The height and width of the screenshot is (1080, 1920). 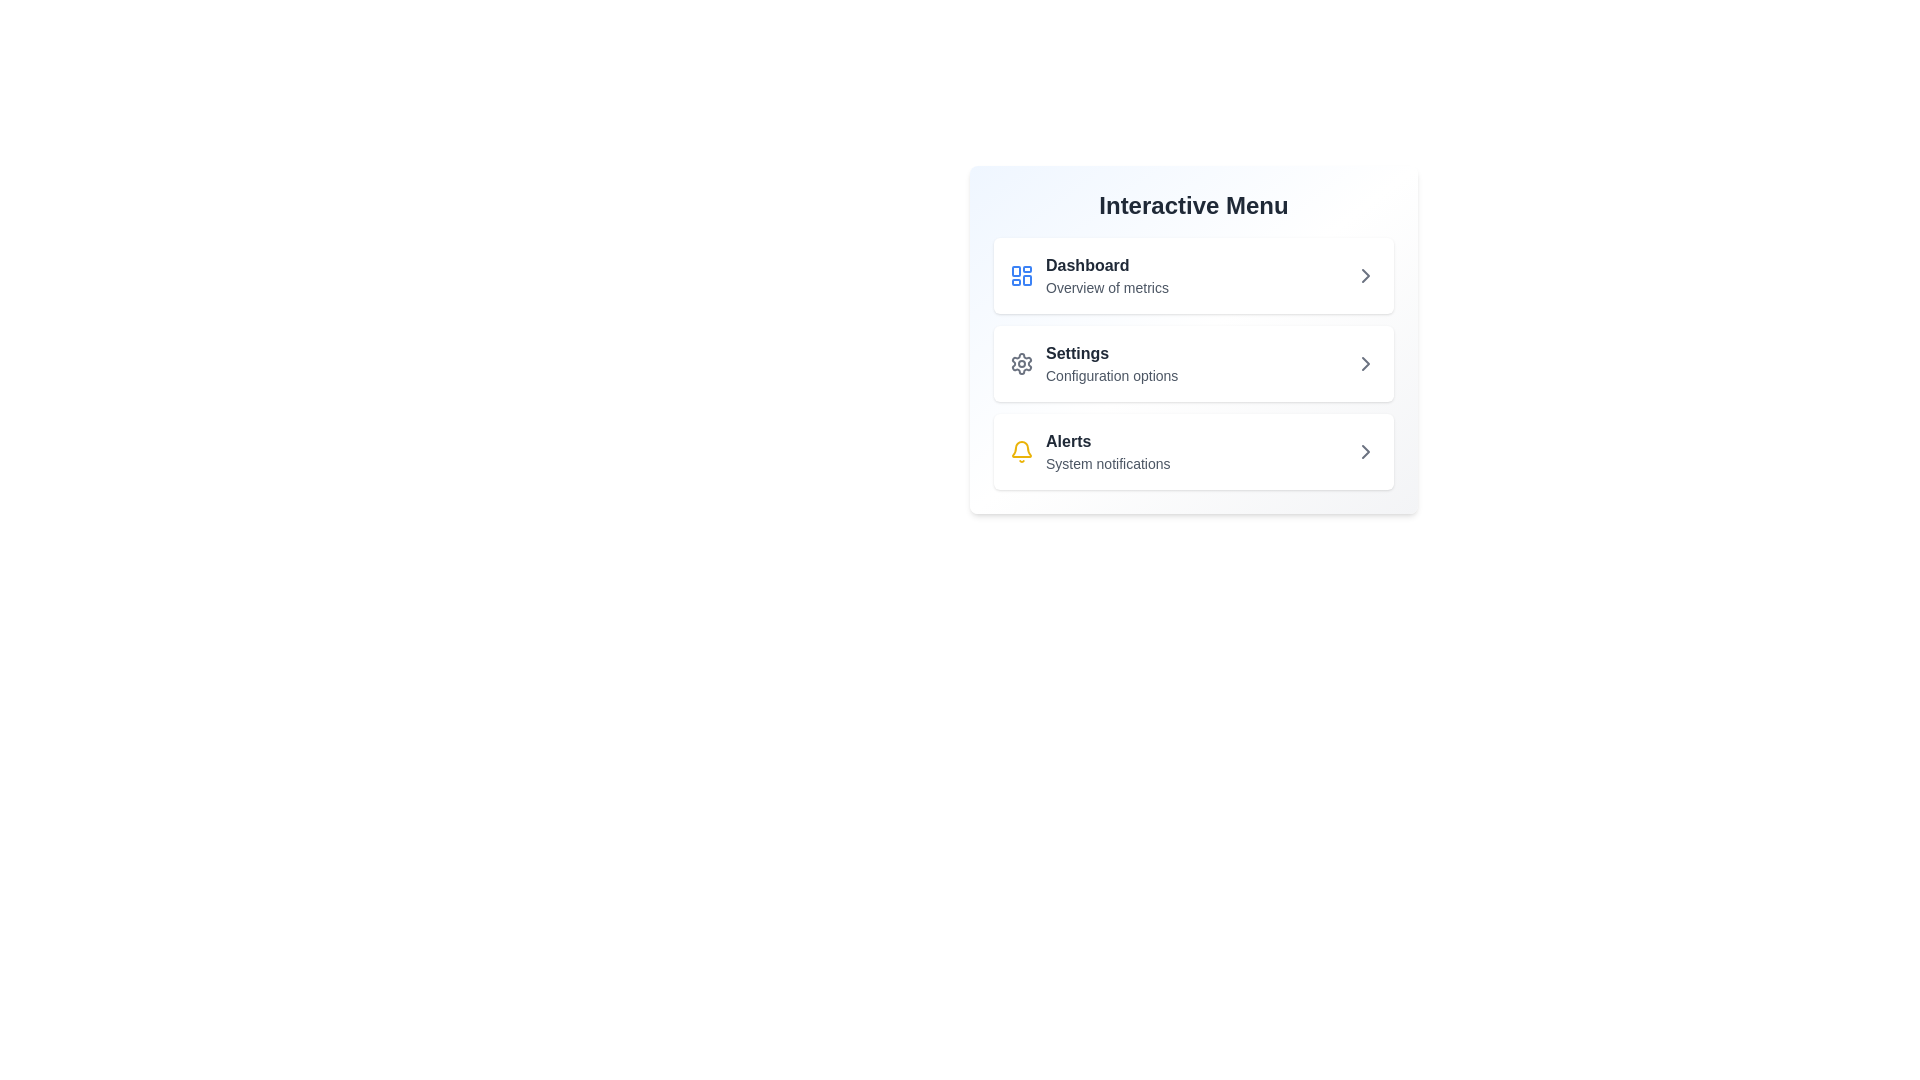 I want to click on the middle clickable card in the Interactive Menu section, so click(x=1194, y=338).